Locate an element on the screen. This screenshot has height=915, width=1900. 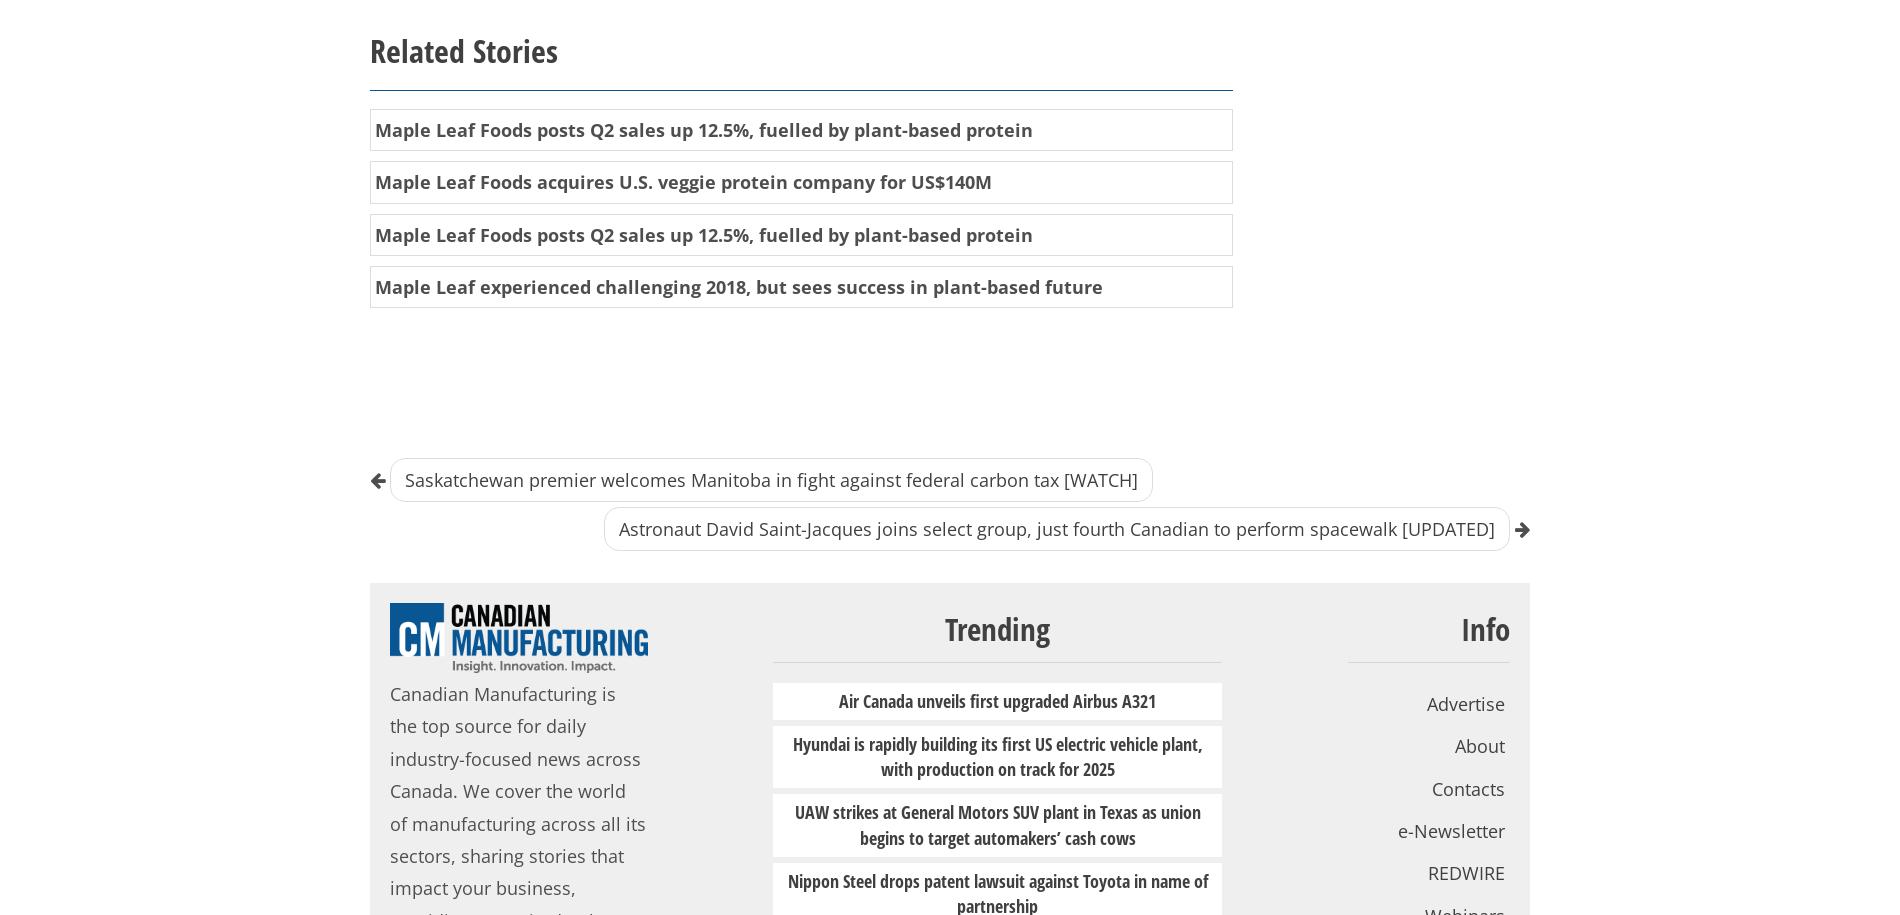
'Trending' is located at coordinates (997, 628).